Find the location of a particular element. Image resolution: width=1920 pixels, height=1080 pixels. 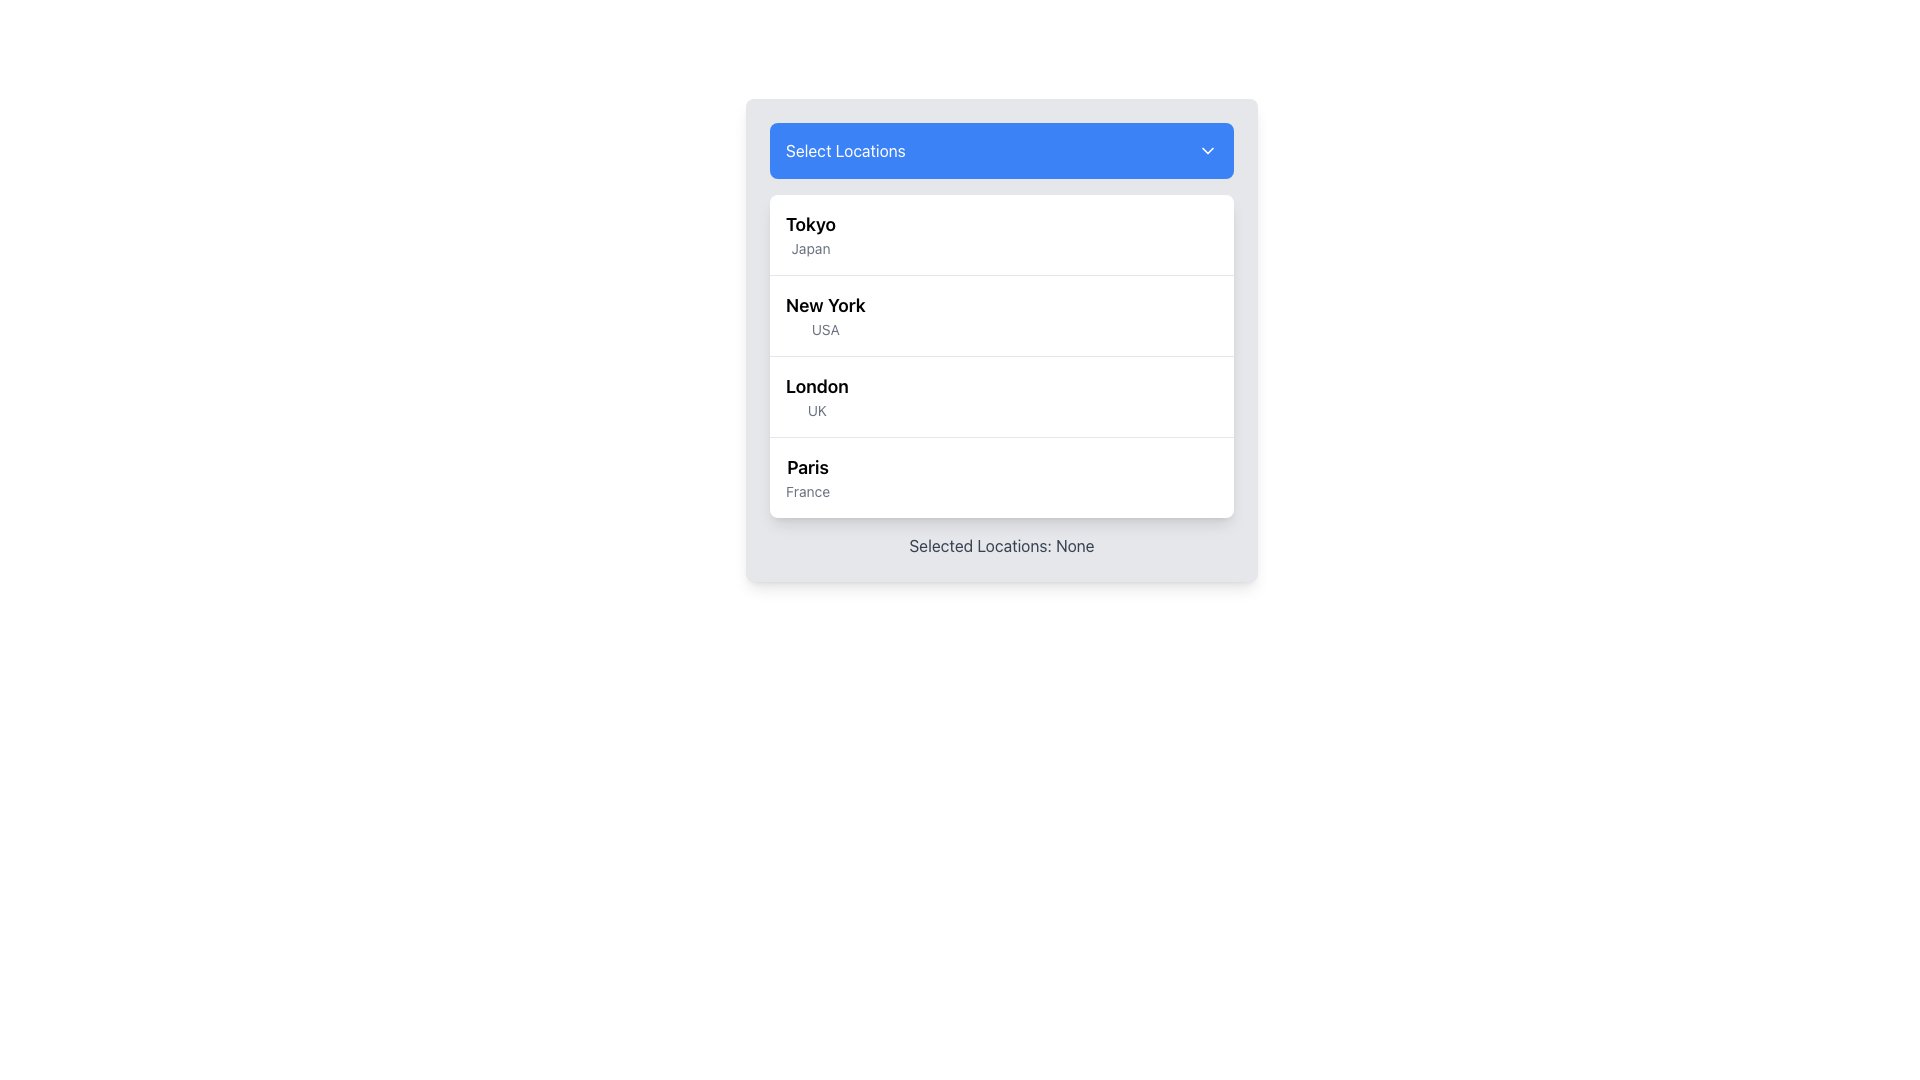

the selectable list item for 'Paris, France' in the dropdown menu is located at coordinates (1002, 477).